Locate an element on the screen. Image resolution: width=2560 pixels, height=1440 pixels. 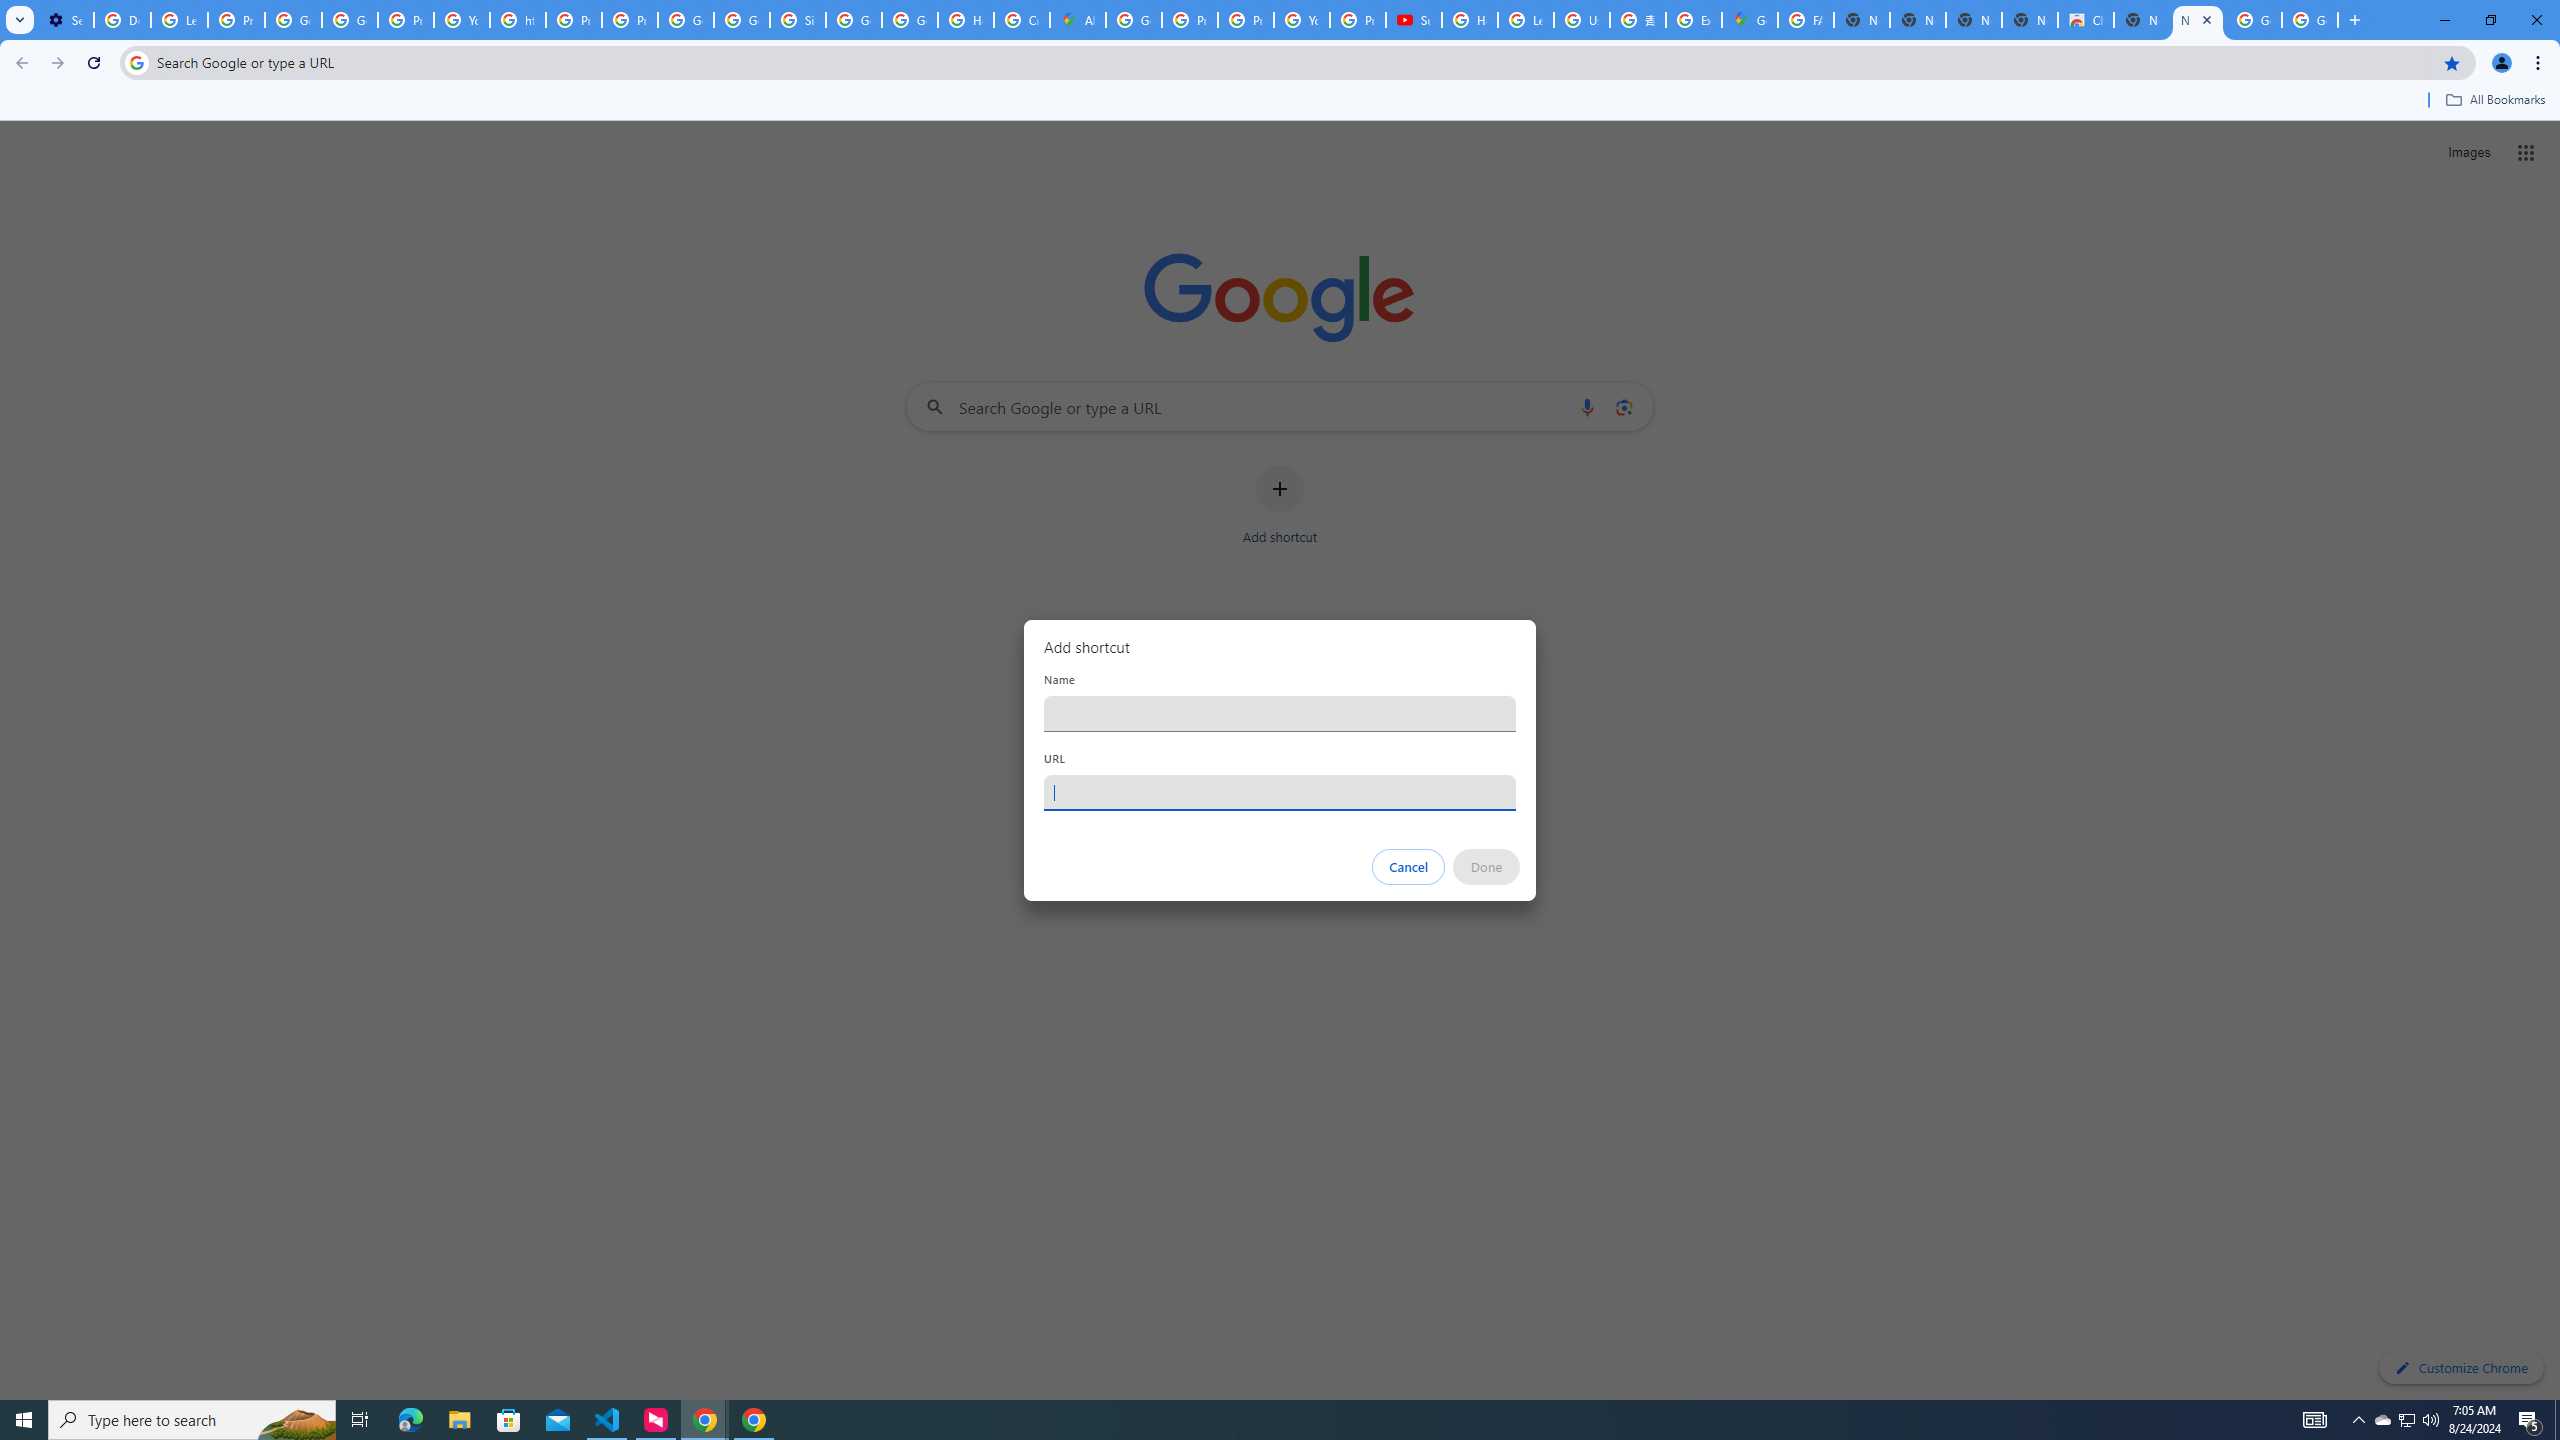
'Name' is located at coordinates (1280, 712).